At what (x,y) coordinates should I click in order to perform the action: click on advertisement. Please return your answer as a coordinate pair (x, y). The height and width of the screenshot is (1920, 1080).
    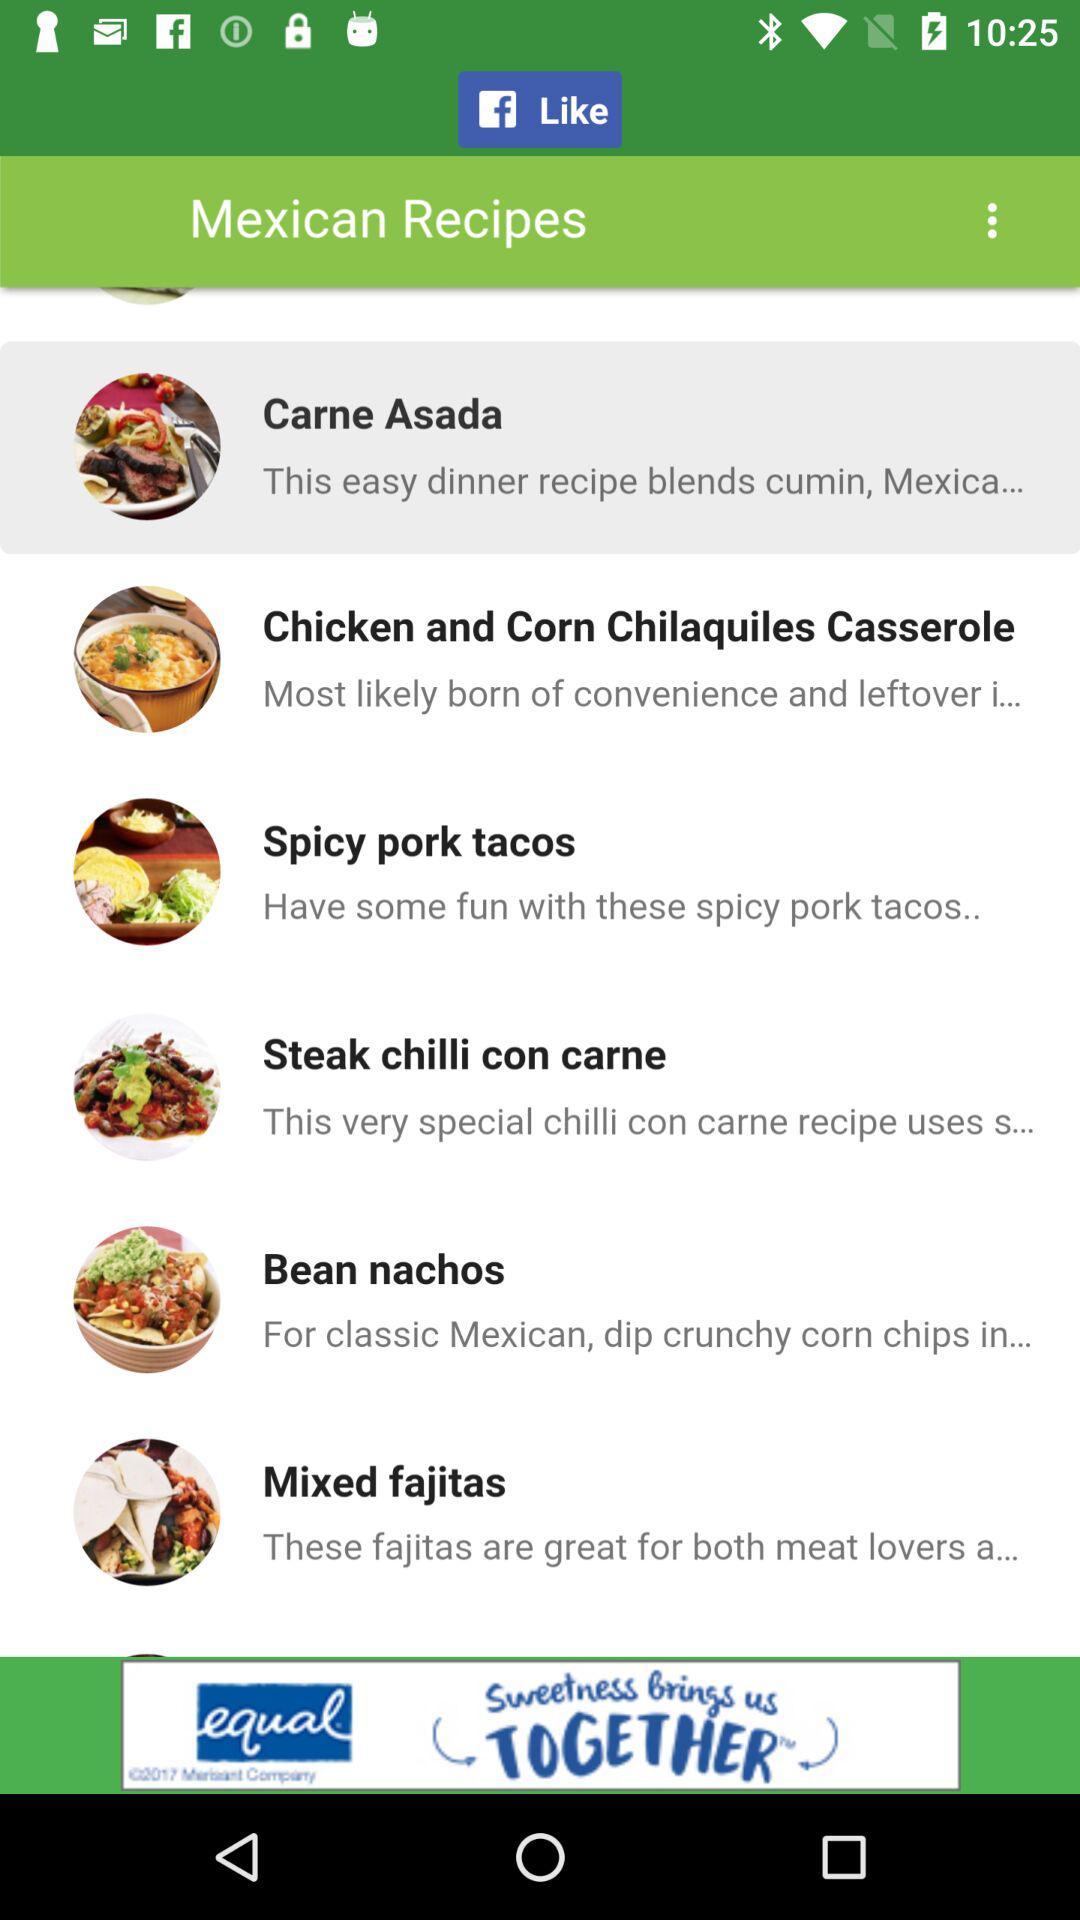
    Looking at the image, I should click on (540, 1724).